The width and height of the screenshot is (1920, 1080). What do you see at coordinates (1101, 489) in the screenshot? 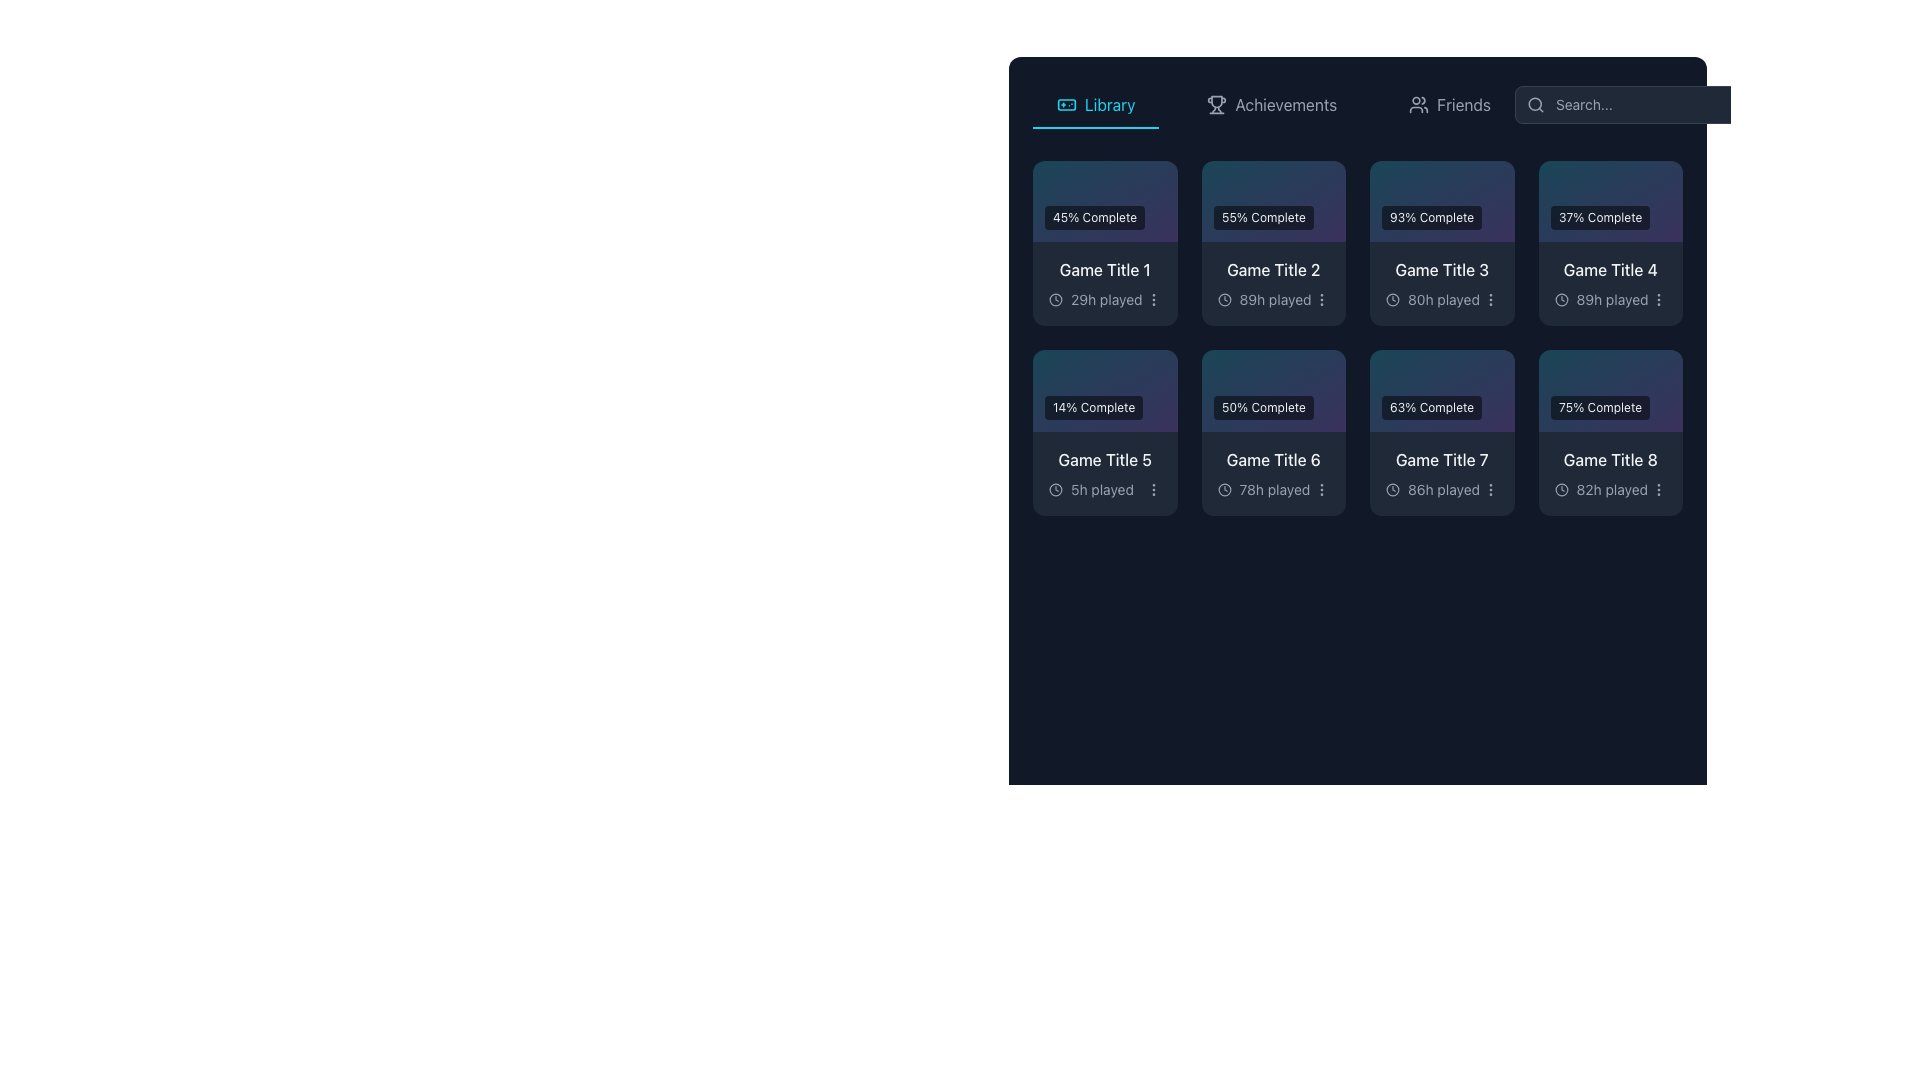
I see `text displayed in the Text label that shows the total hours played for the game, which is located near the bottom of the 'Game Title 5' card` at bounding box center [1101, 489].